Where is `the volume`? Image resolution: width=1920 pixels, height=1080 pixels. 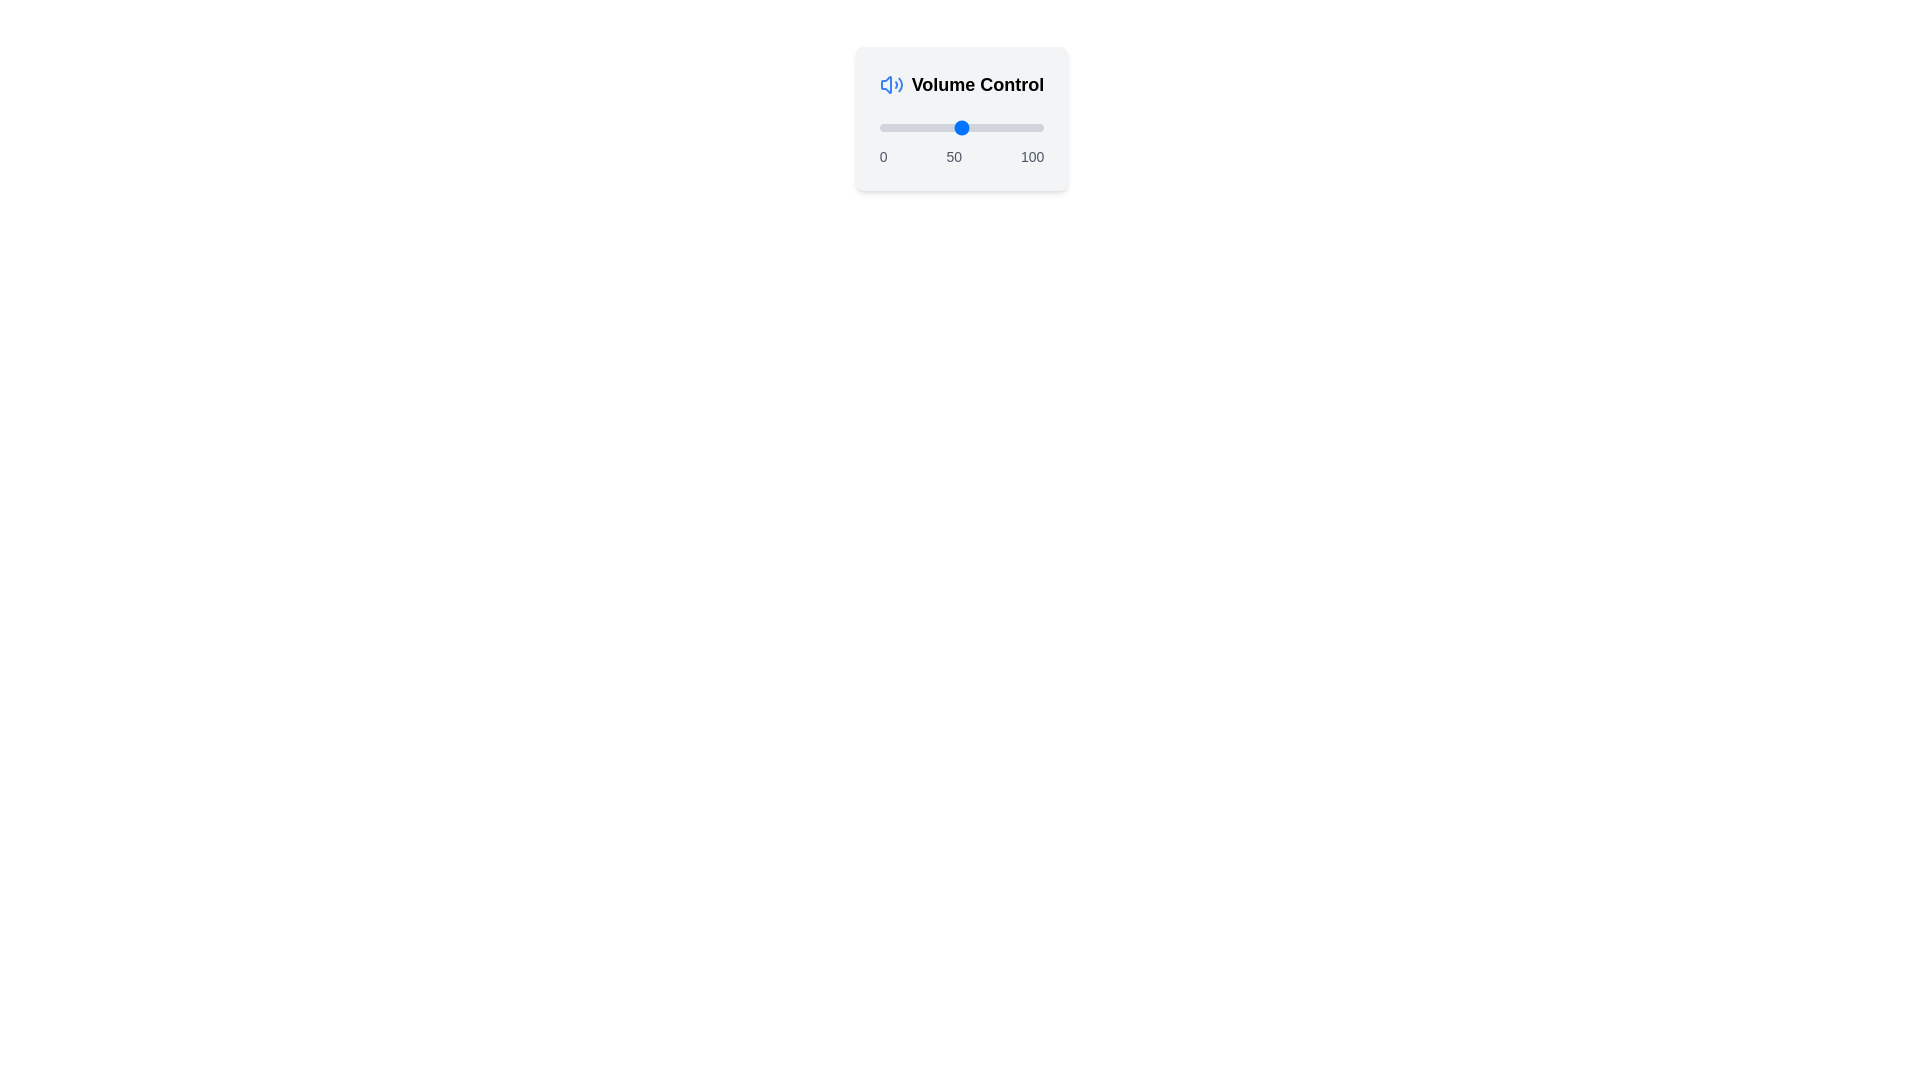 the volume is located at coordinates (1004, 127).